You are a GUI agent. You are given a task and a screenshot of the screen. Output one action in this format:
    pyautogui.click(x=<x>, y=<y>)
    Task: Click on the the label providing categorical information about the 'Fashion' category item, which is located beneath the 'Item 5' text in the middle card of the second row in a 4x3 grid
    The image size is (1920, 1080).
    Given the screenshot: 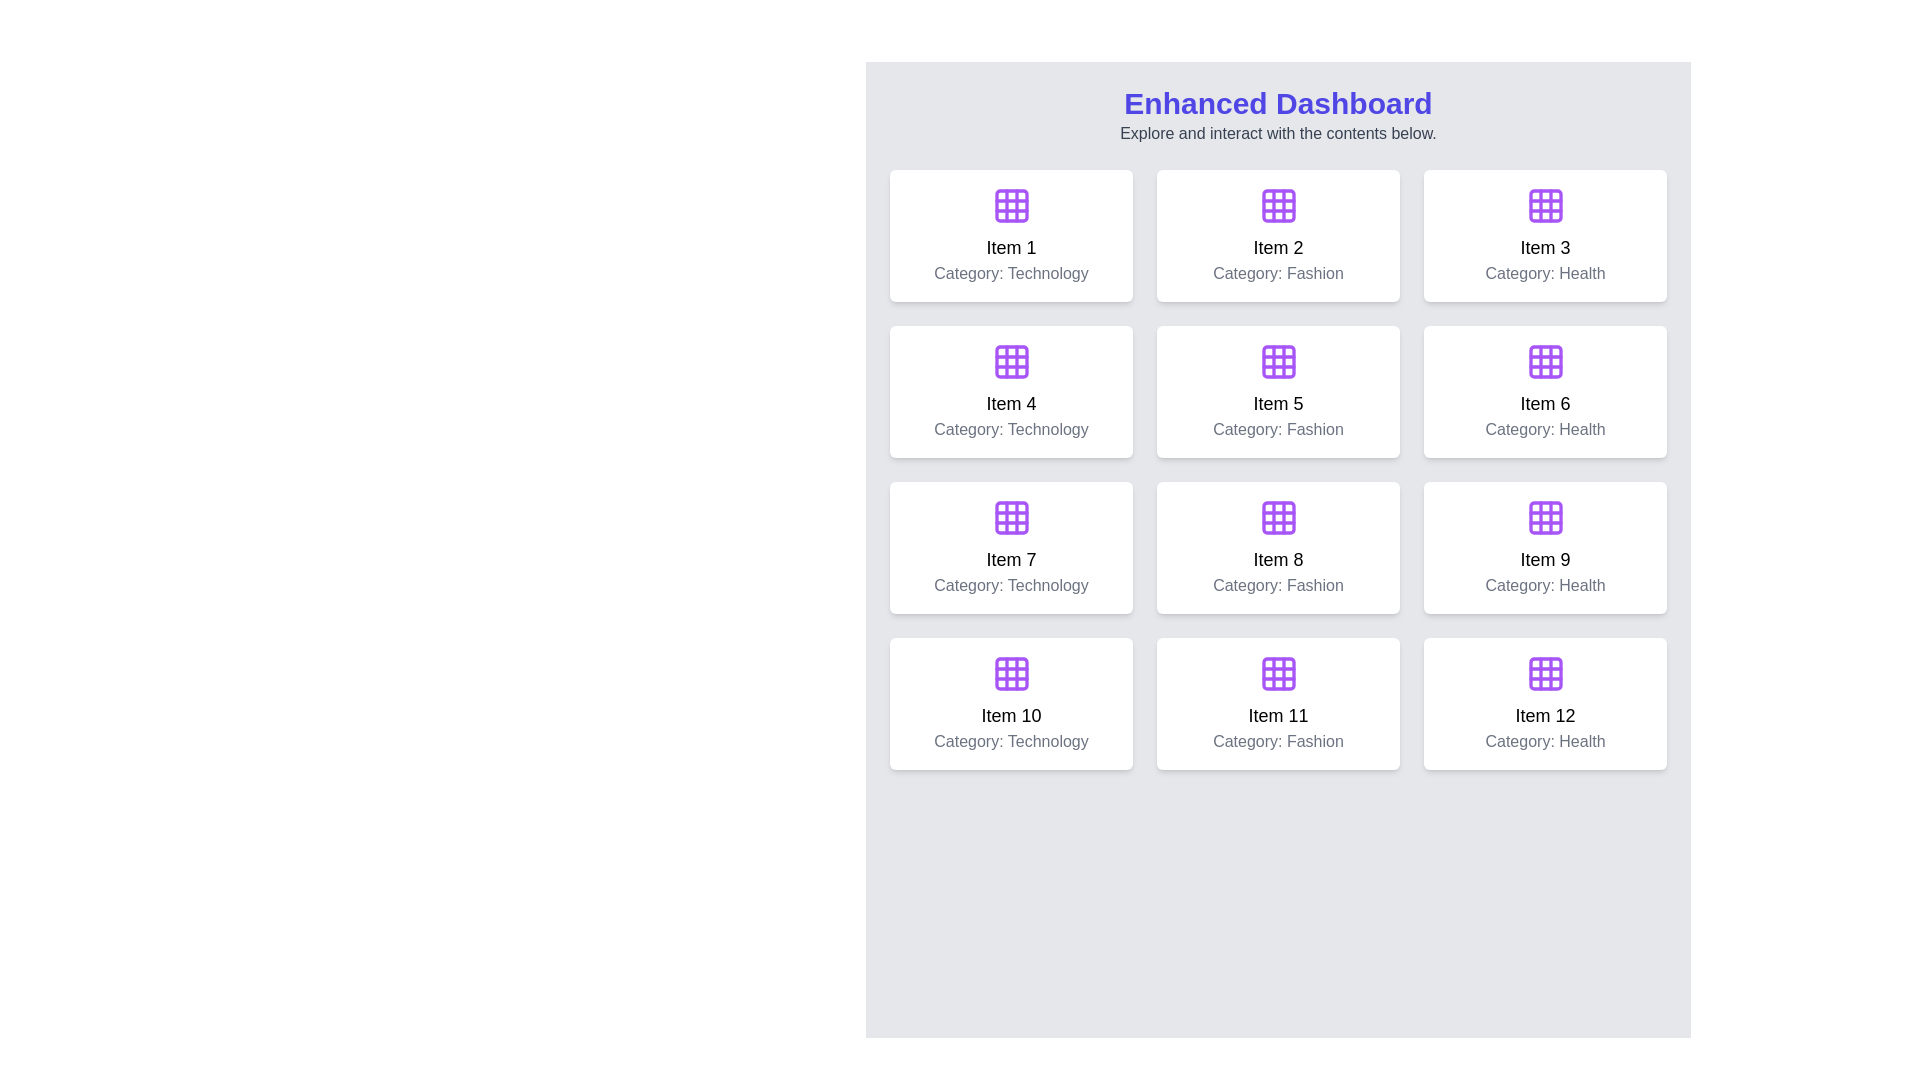 What is the action you would take?
    pyautogui.click(x=1277, y=428)
    